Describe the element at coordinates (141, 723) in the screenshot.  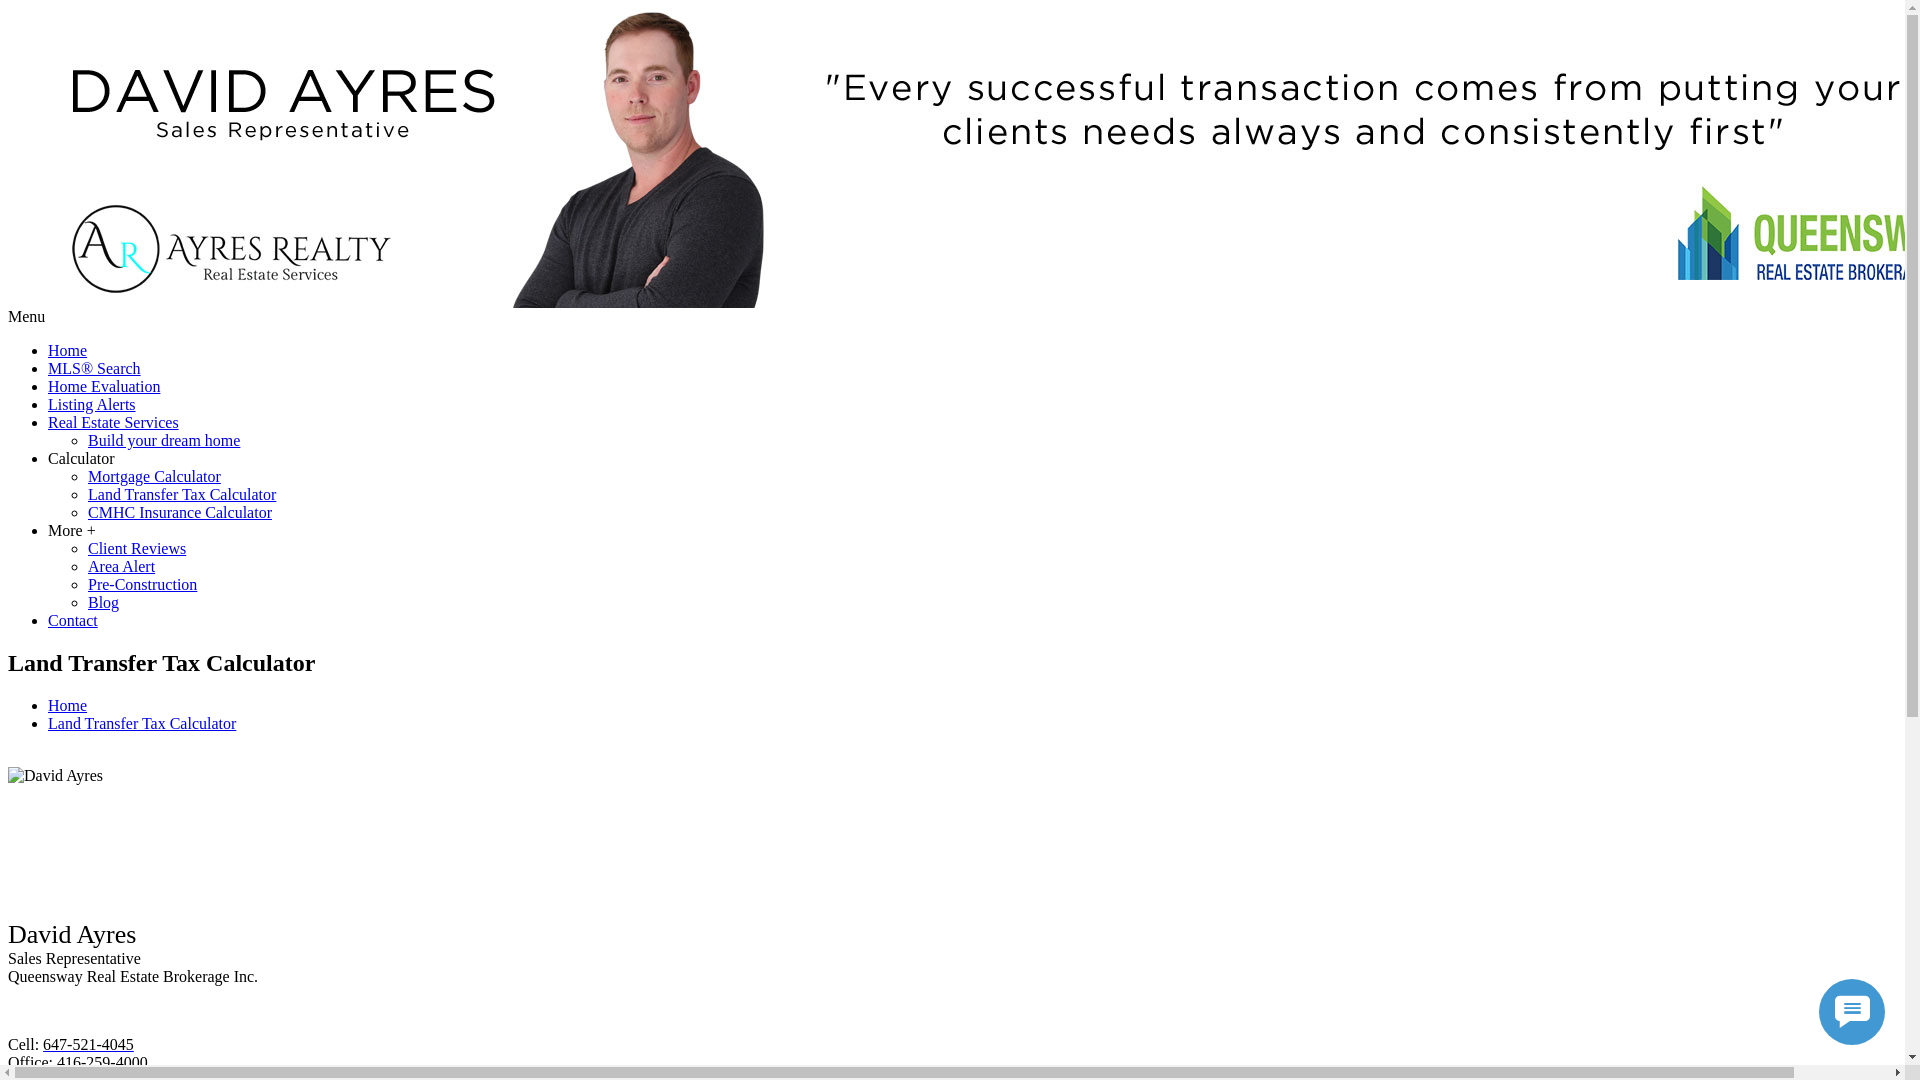
I see `'Land Transfer Tax Calculator'` at that location.